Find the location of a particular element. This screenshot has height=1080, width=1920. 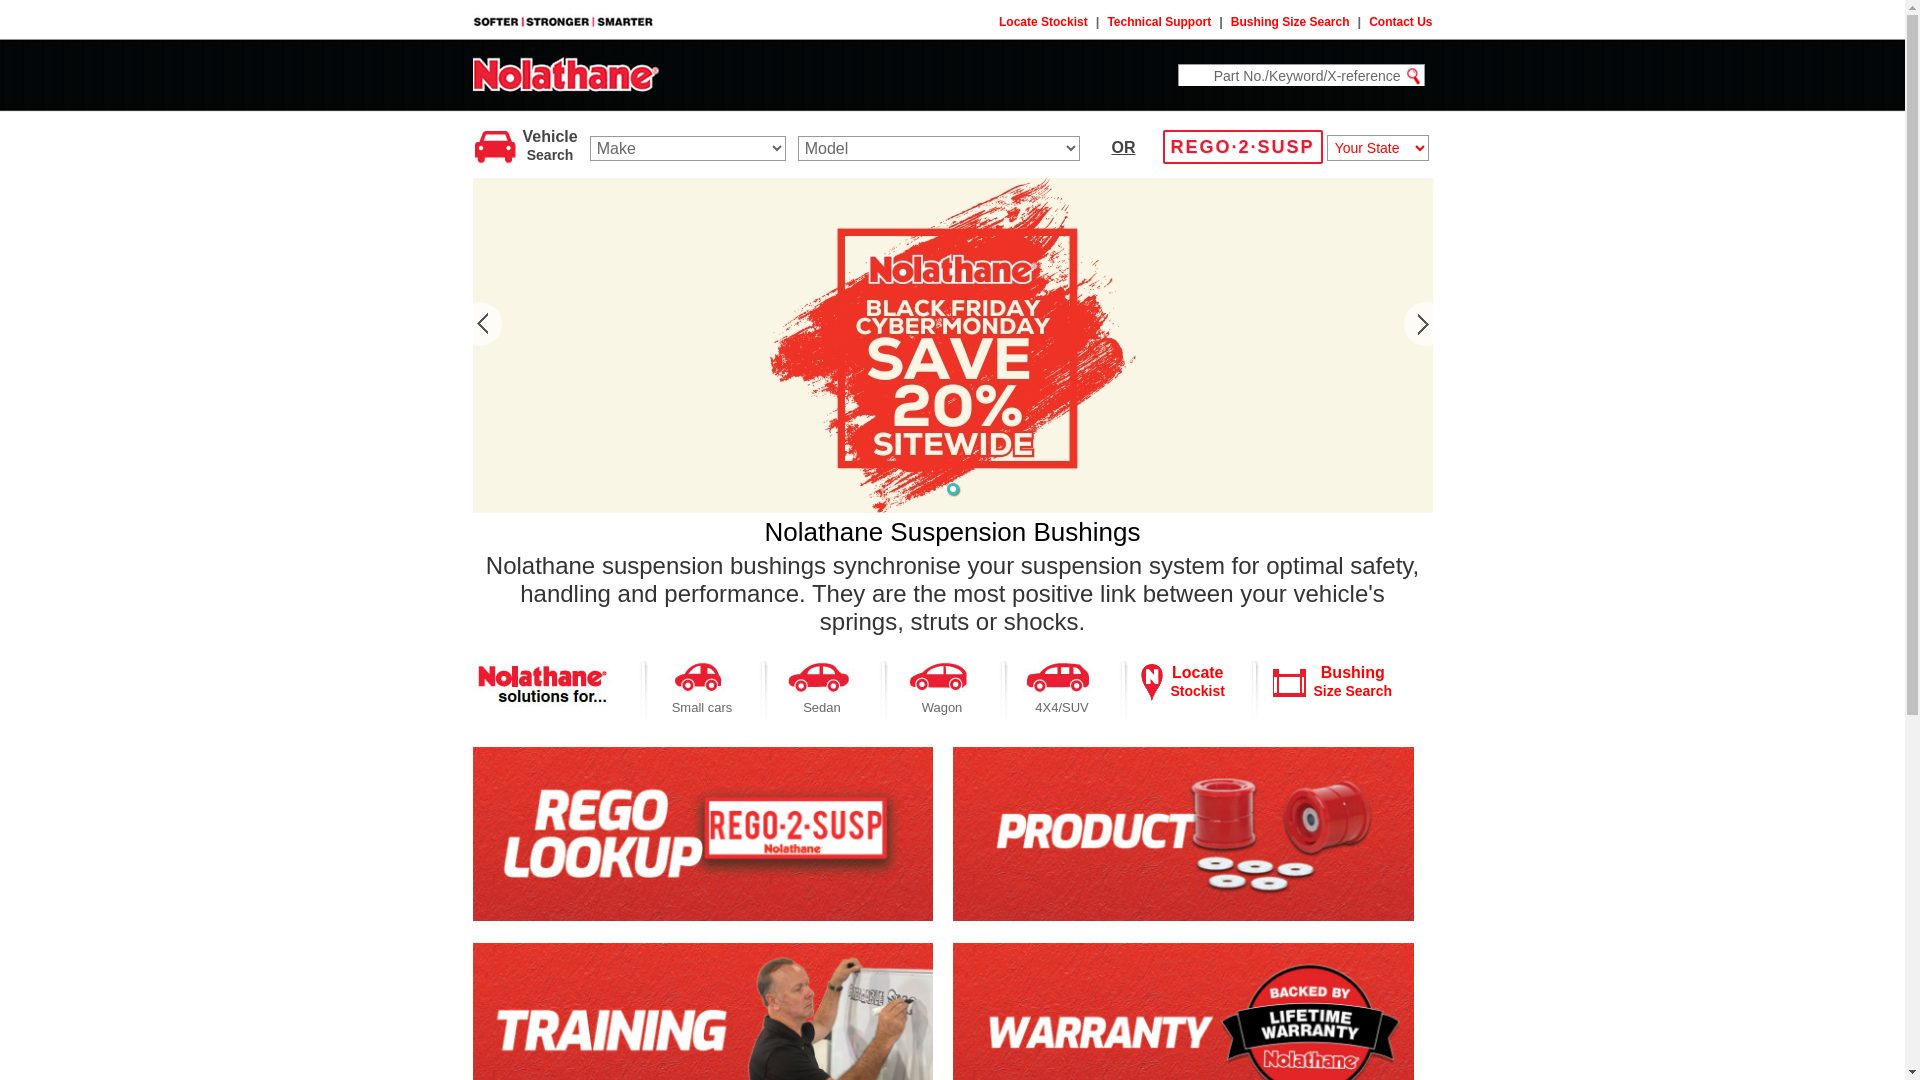

'Bushing is located at coordinates (1353, 680).